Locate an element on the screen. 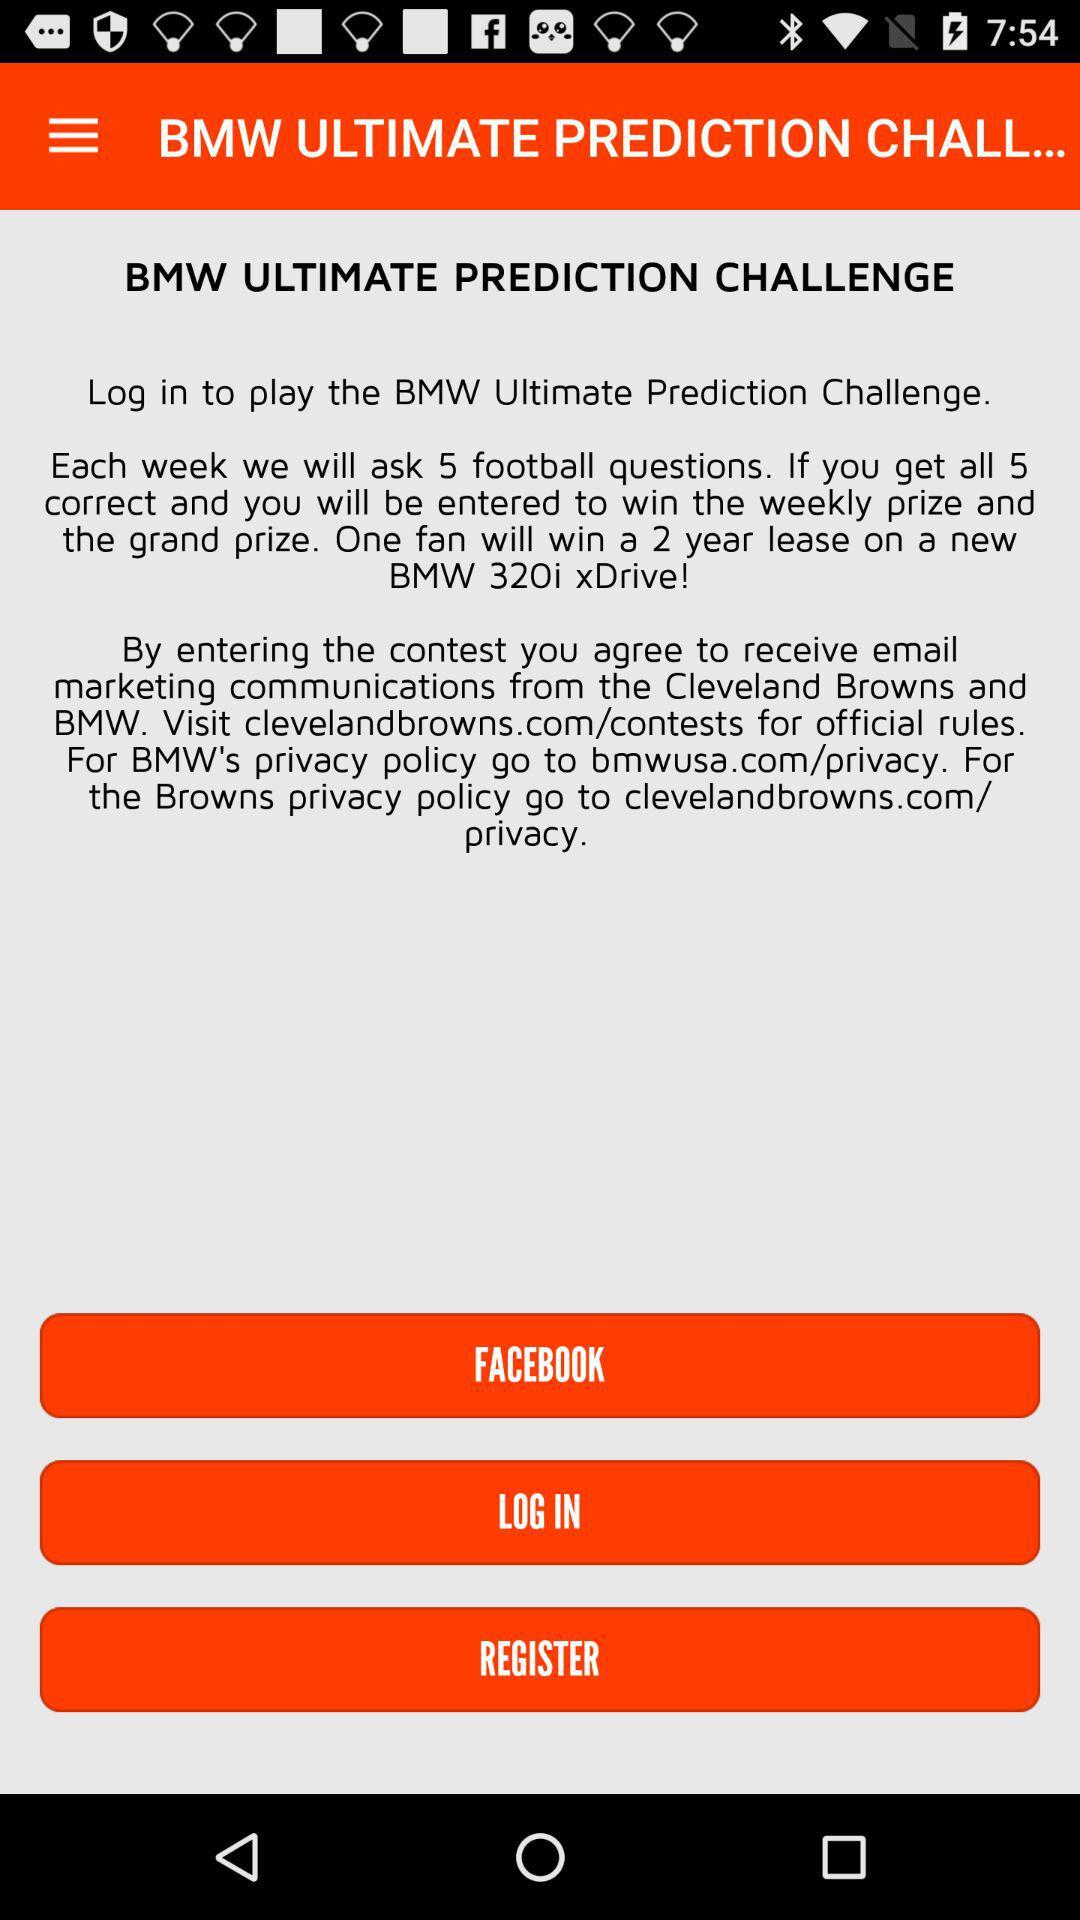 The width and height of the screenshot is (1080, 1920). the item next to the bmw ultimate prediction item is located at coordinates (72, 135).